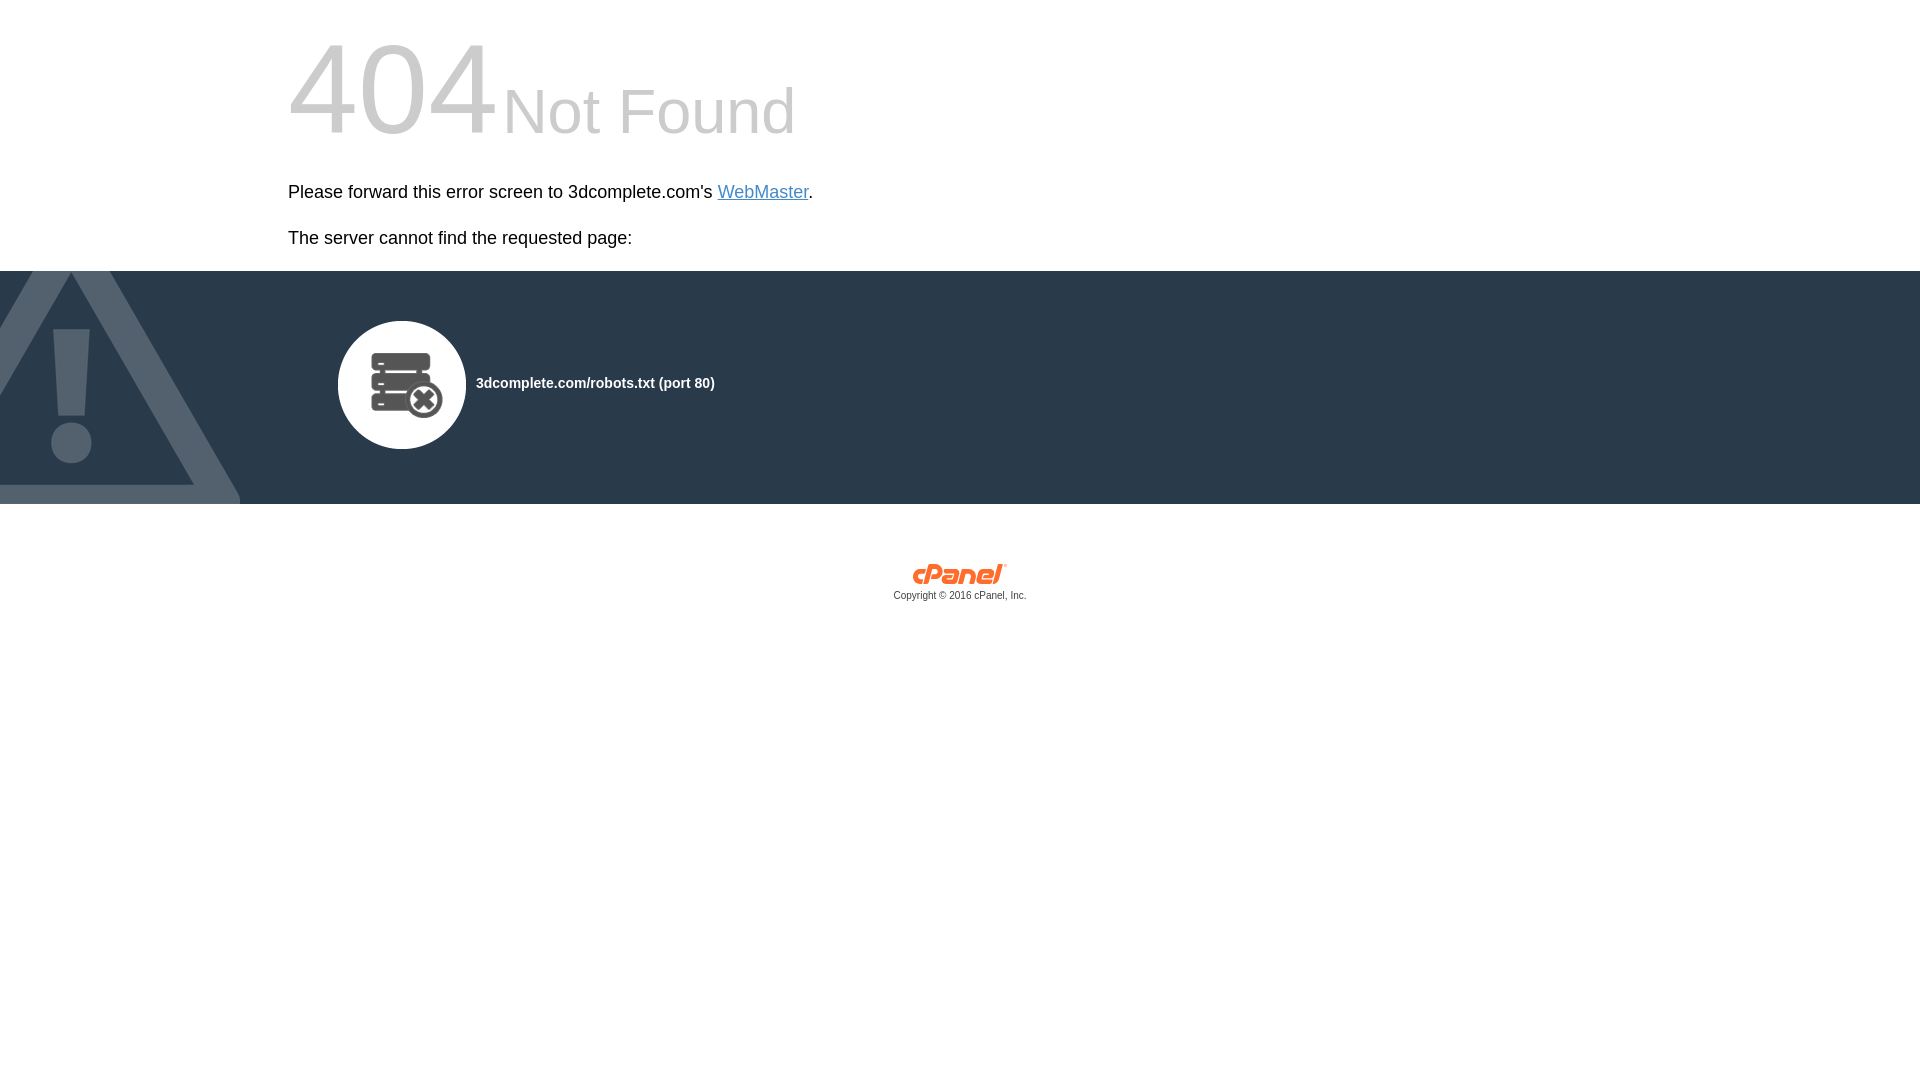 This screenshot has width=1920, height=1080. What do you see at coordinates (762, 192) in the screenshot?
I see `'WebMaster'` at bounding box center [762, 192].